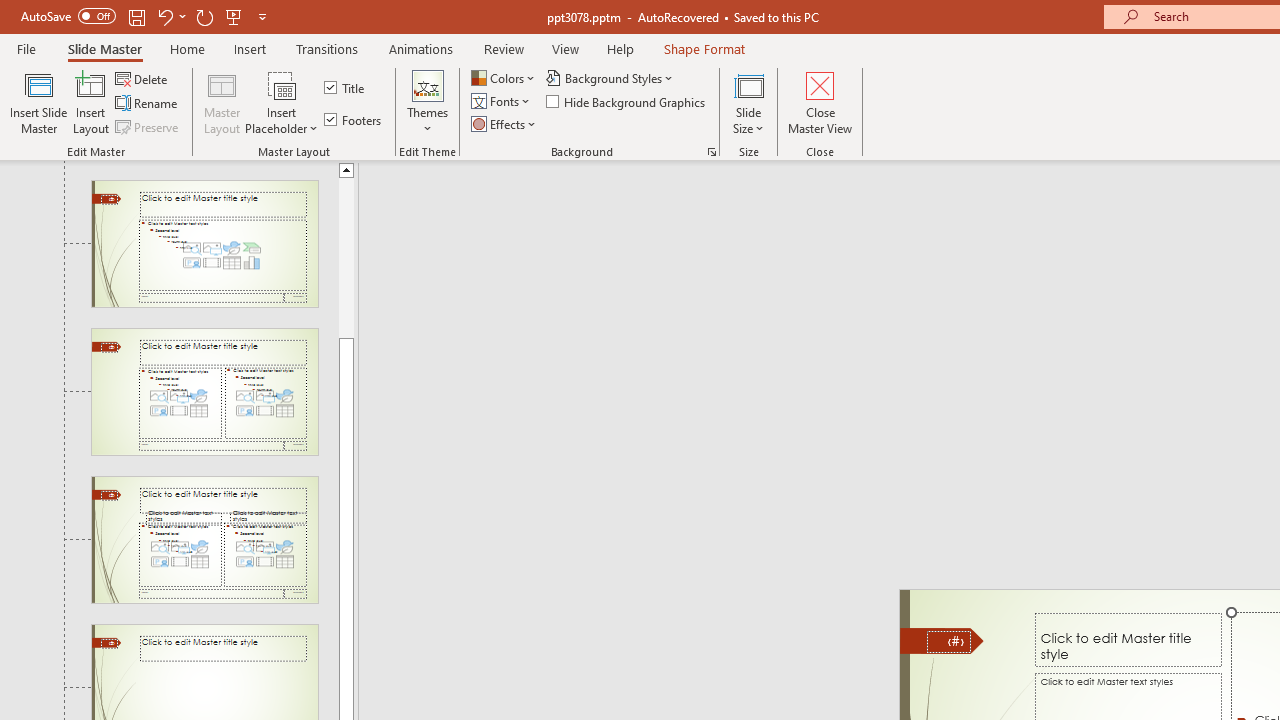 This screenshot has height=720, width=1280. What do you see at coordinates (10, 11) in the screenshot?
I see `'System'` at bounding box center [10, 11].